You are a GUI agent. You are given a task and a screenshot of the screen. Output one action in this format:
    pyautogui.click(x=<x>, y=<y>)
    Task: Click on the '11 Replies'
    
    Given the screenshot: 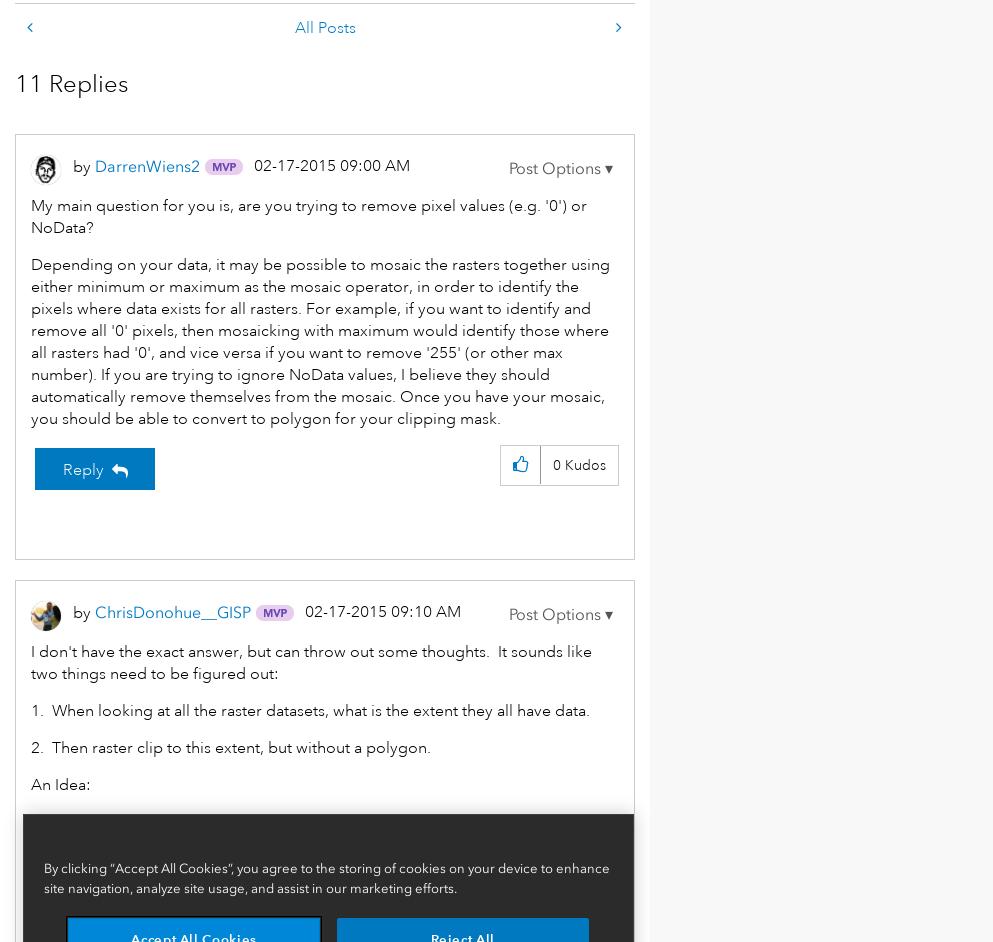 What is the action you would take?
    pyautogui.click(x=71, y=83)
    